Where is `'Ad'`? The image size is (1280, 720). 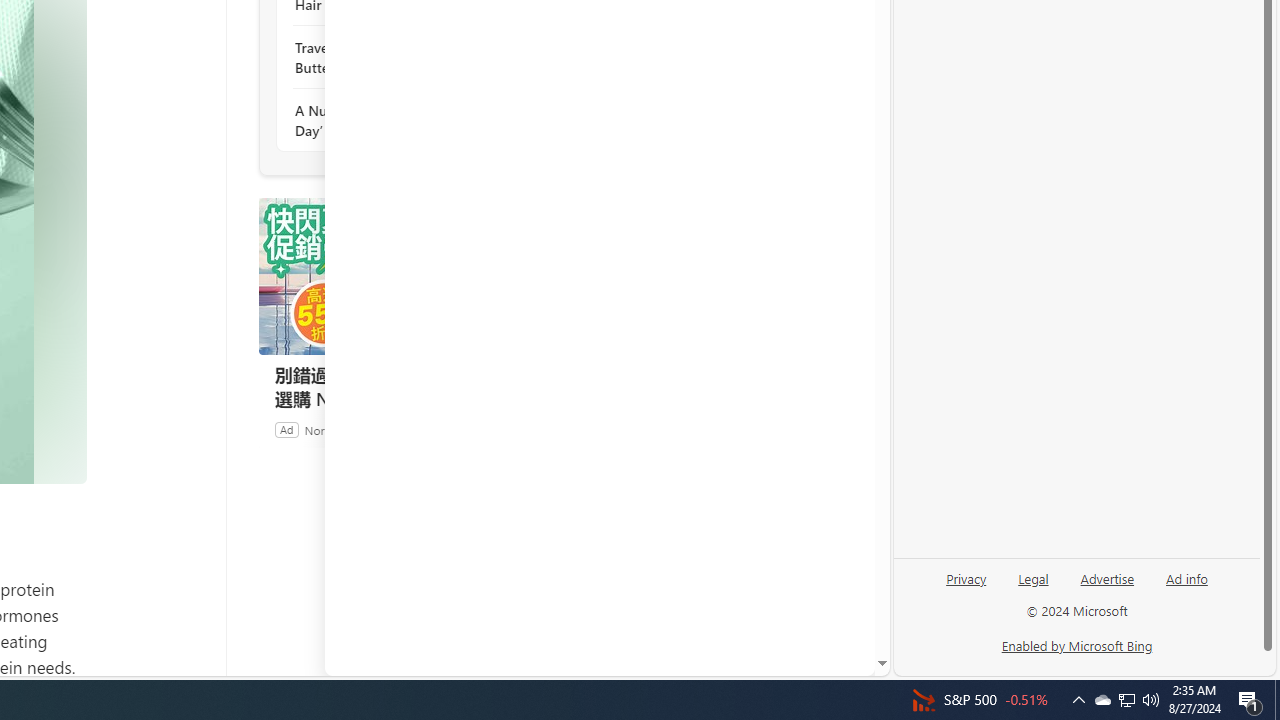 'Ad' is located at coordinates (285, 428).